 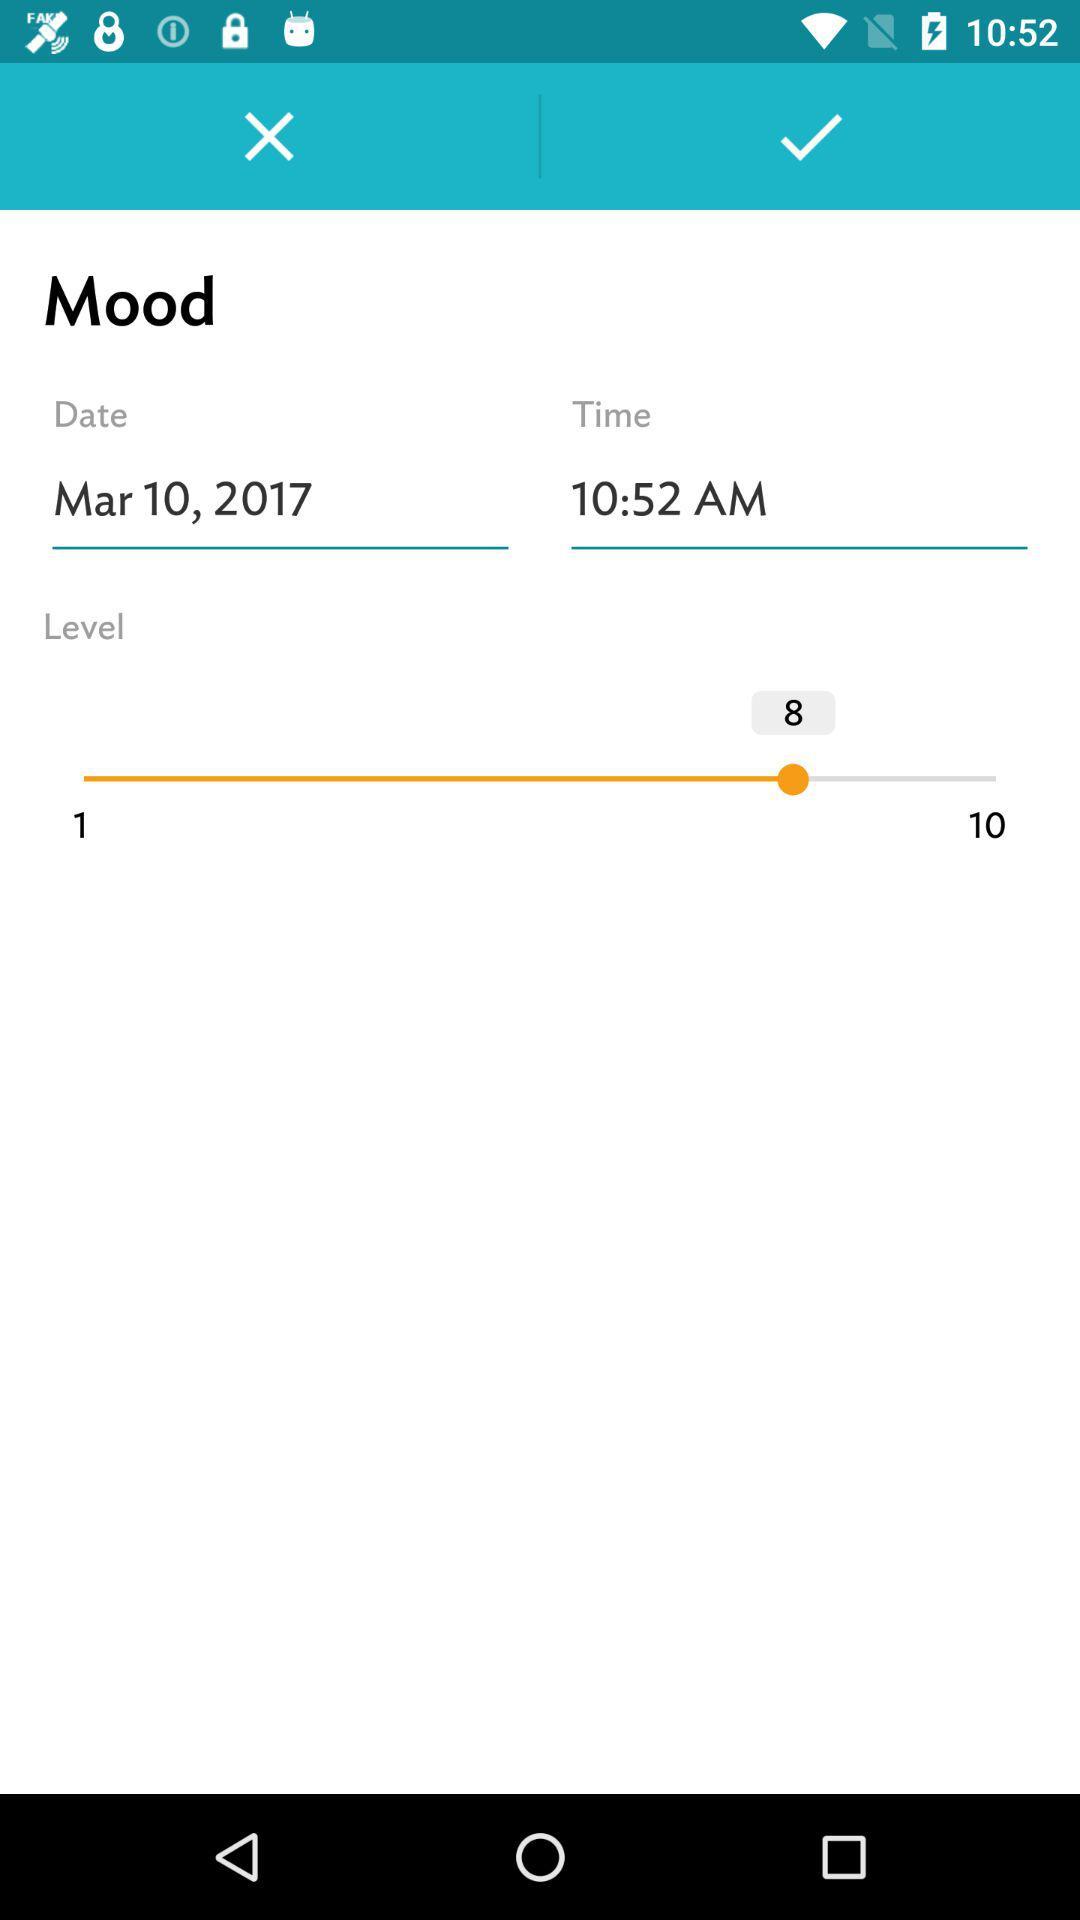 What do you see at coordinates (280, 499) in the screenshot?
I see `the mar 10, 2017 icon` at bounding box center [280, 499].